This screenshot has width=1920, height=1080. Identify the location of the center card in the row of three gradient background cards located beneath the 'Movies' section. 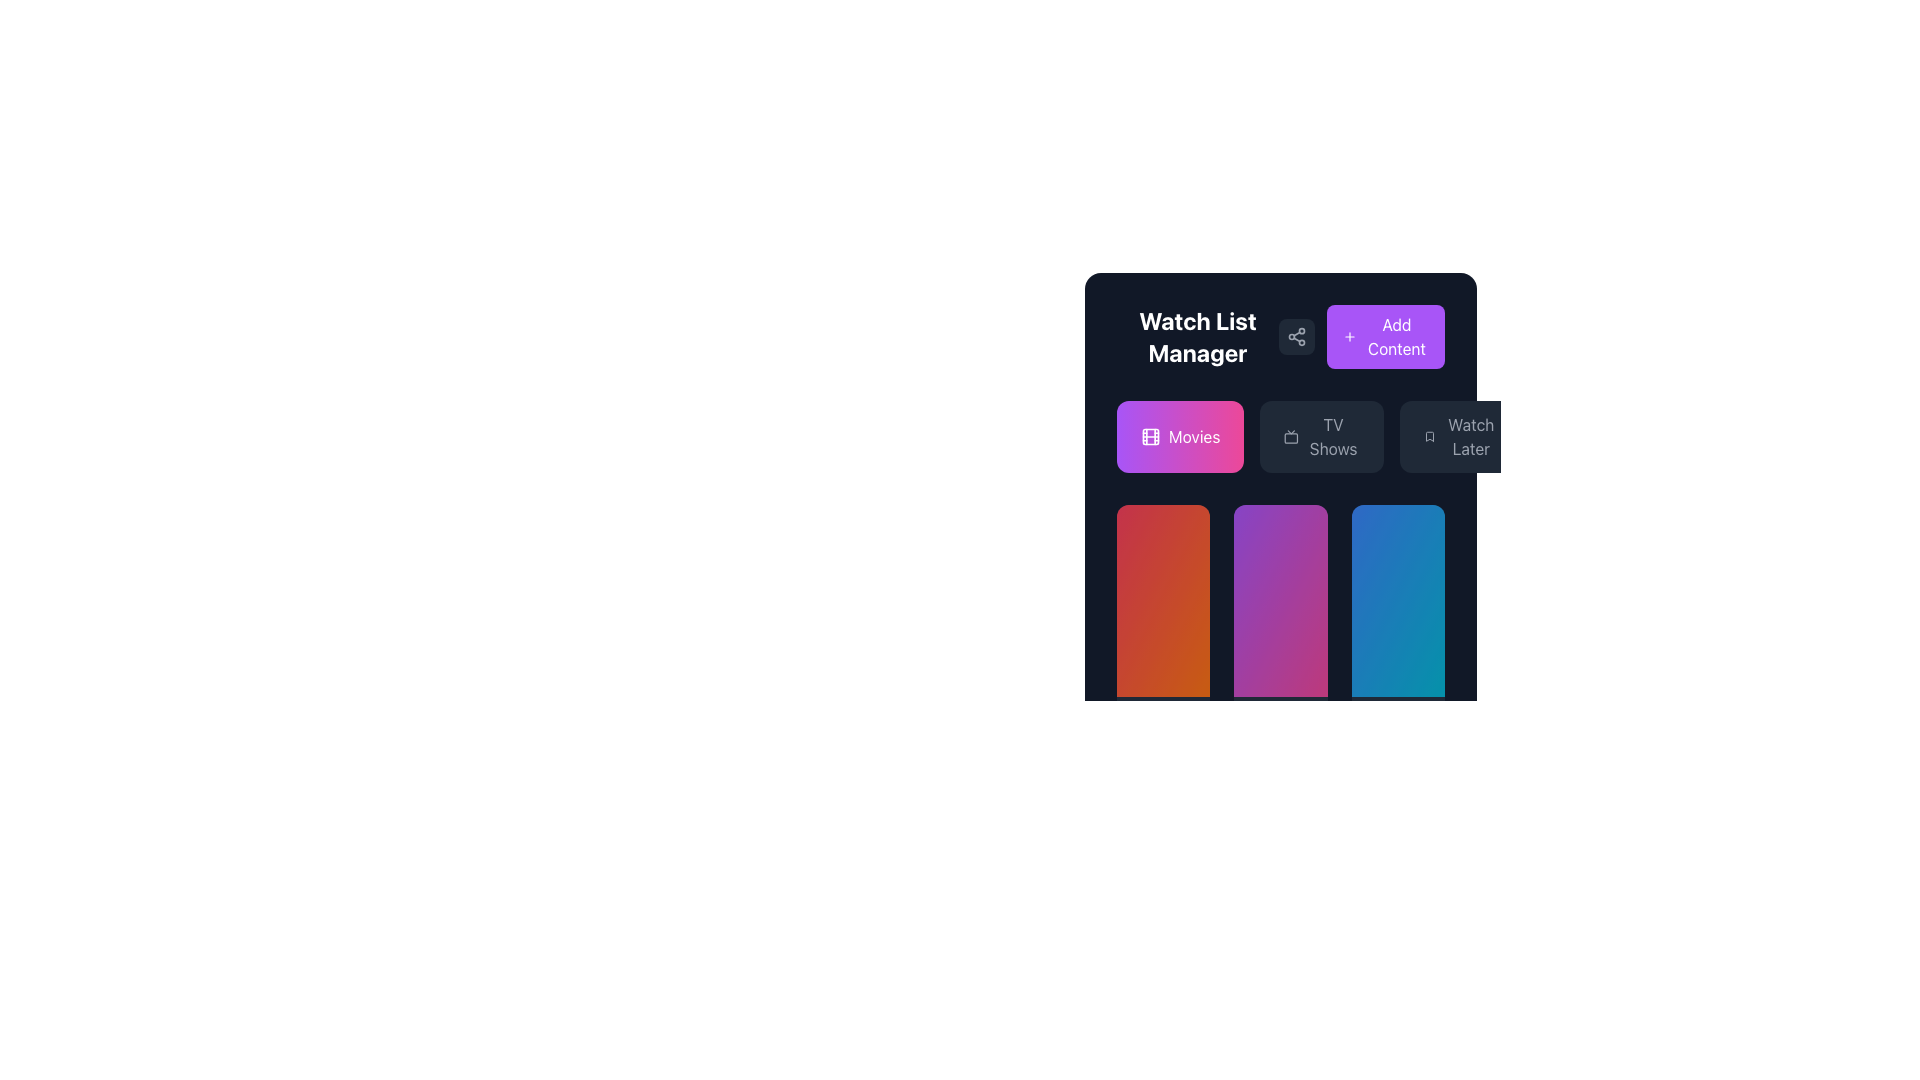
(1281, 600).